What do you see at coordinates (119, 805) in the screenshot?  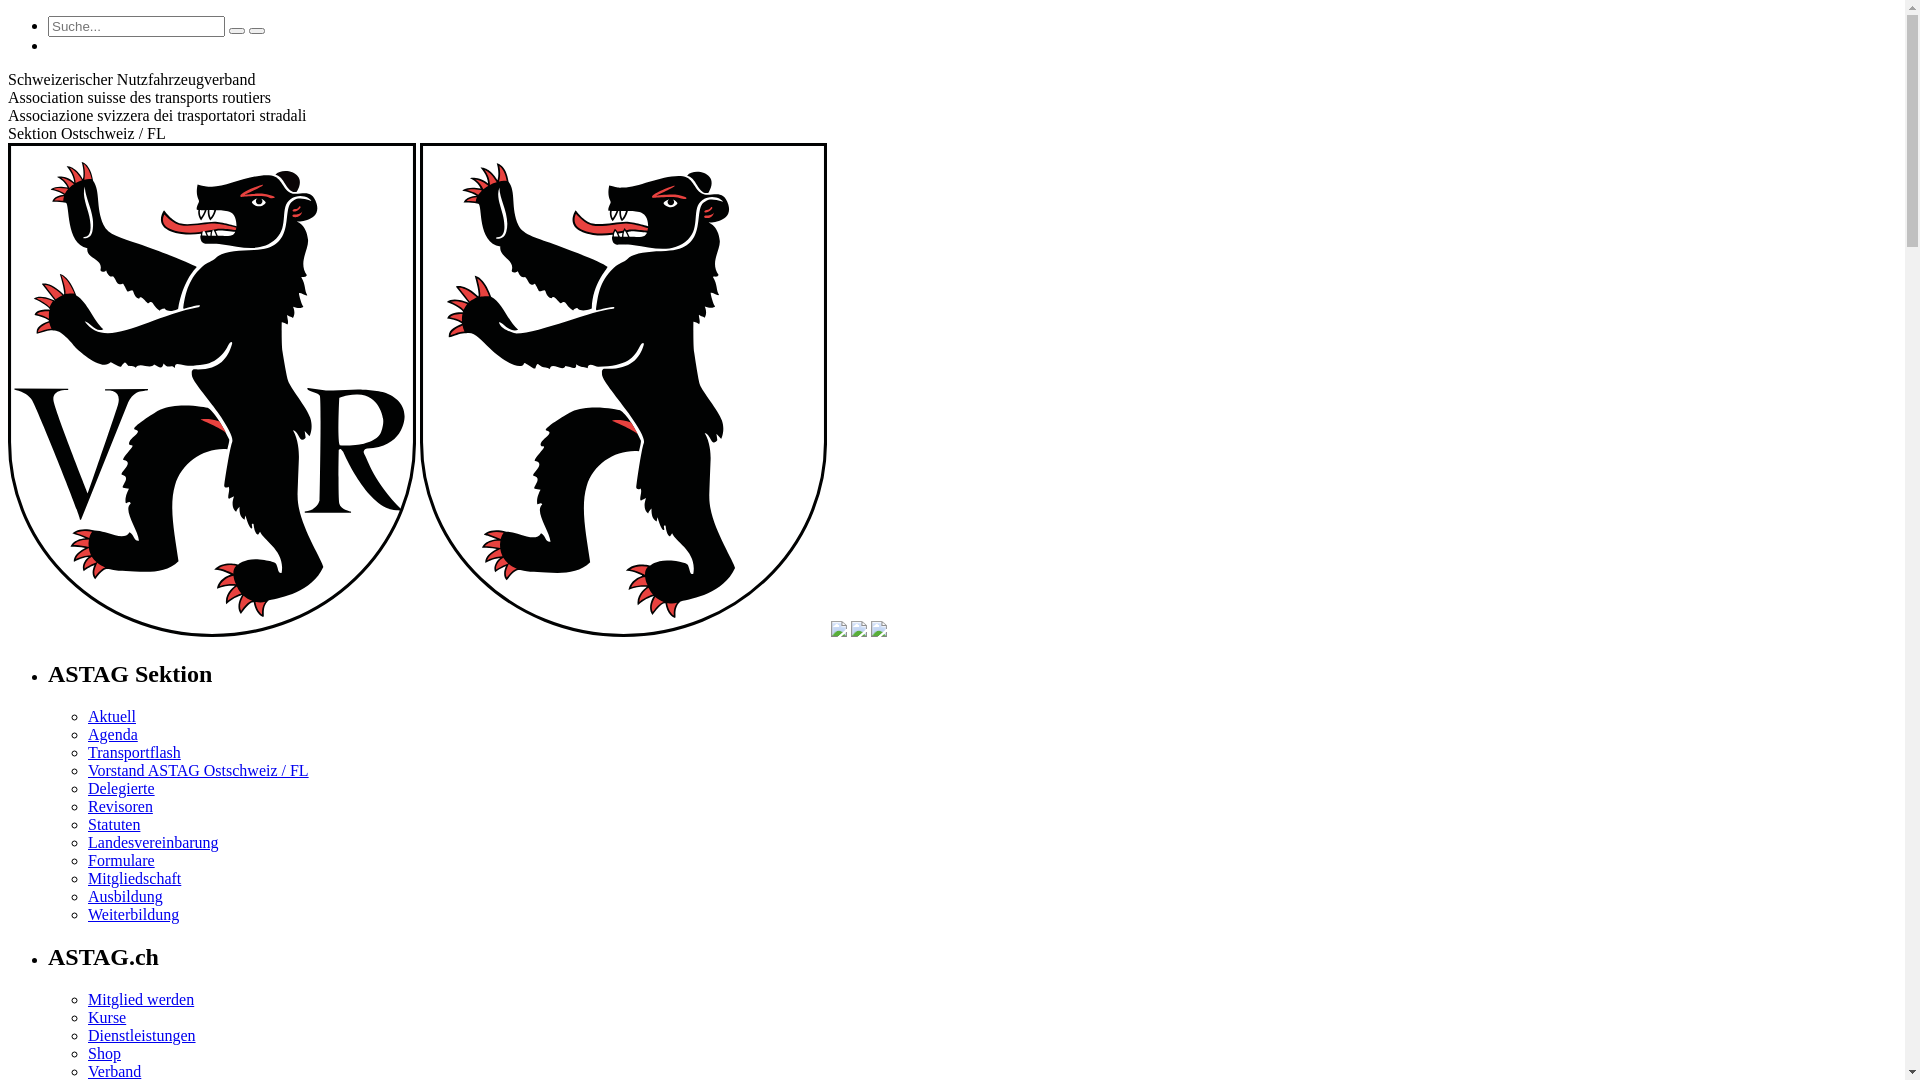 I see `'Revisoren'` at bounding box center [119, 805].